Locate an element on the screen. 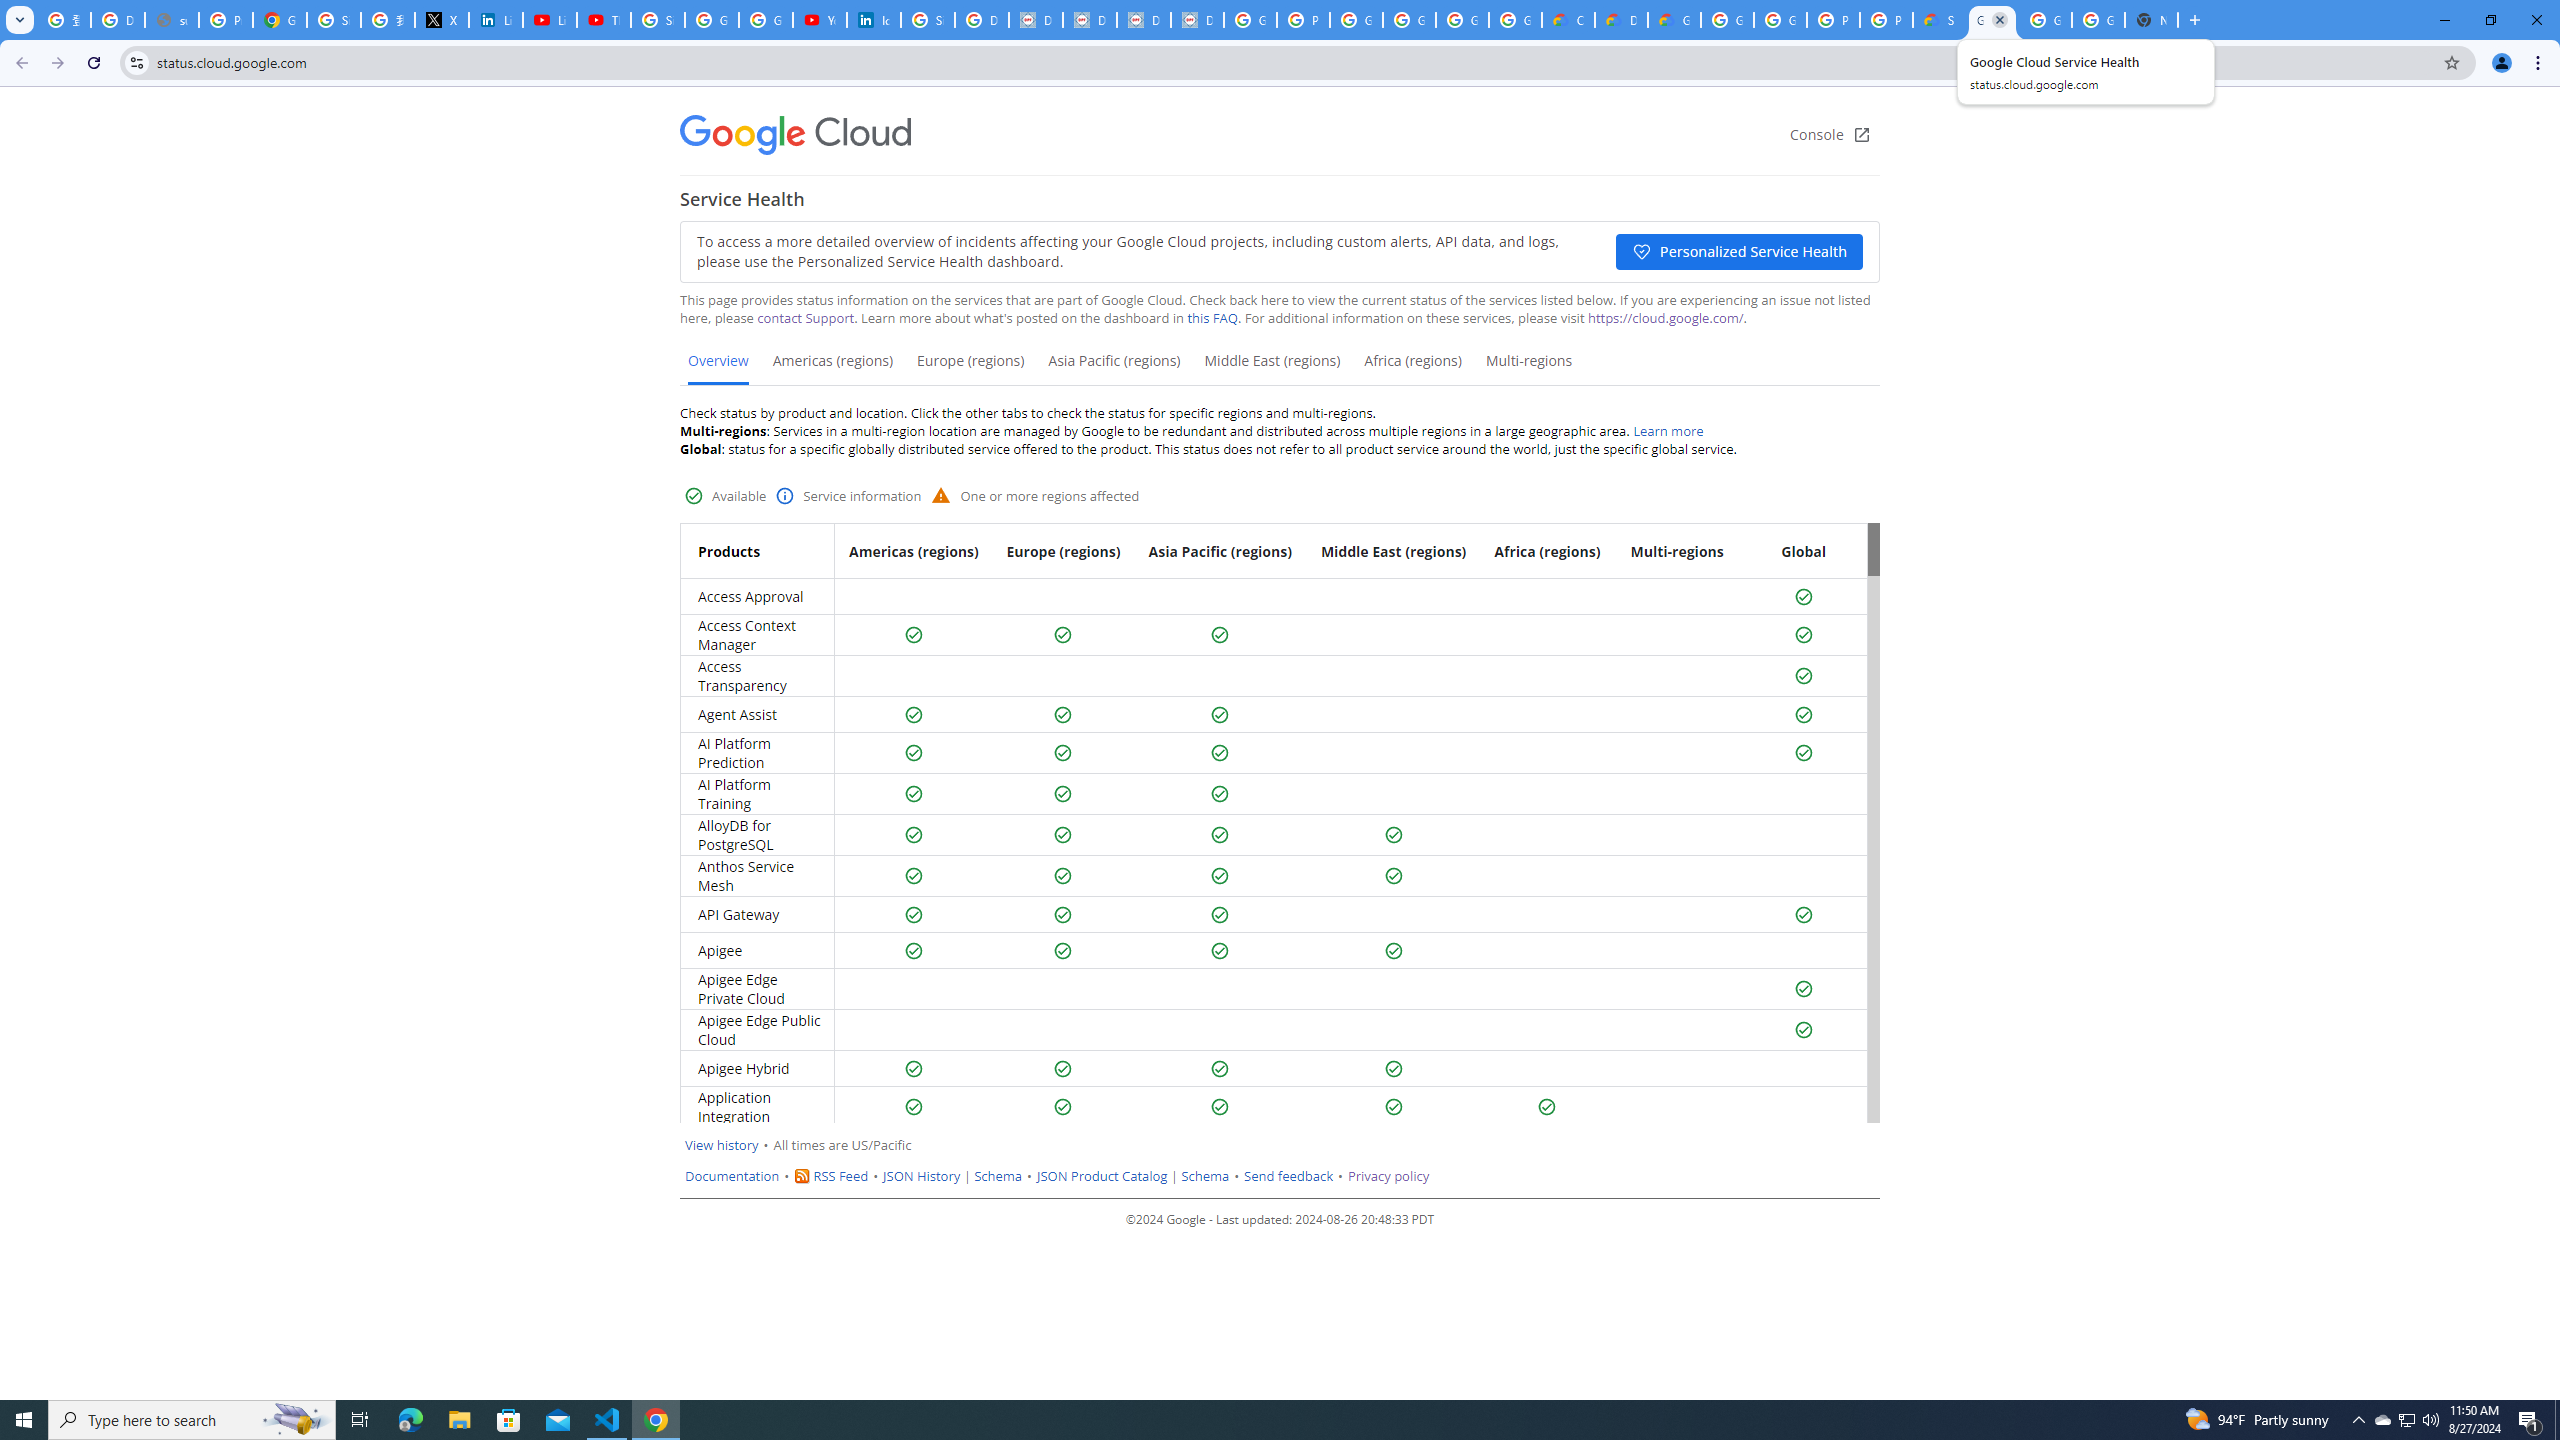  'LinkedIn Privacy Policy' is located at coordinates (496, 19).